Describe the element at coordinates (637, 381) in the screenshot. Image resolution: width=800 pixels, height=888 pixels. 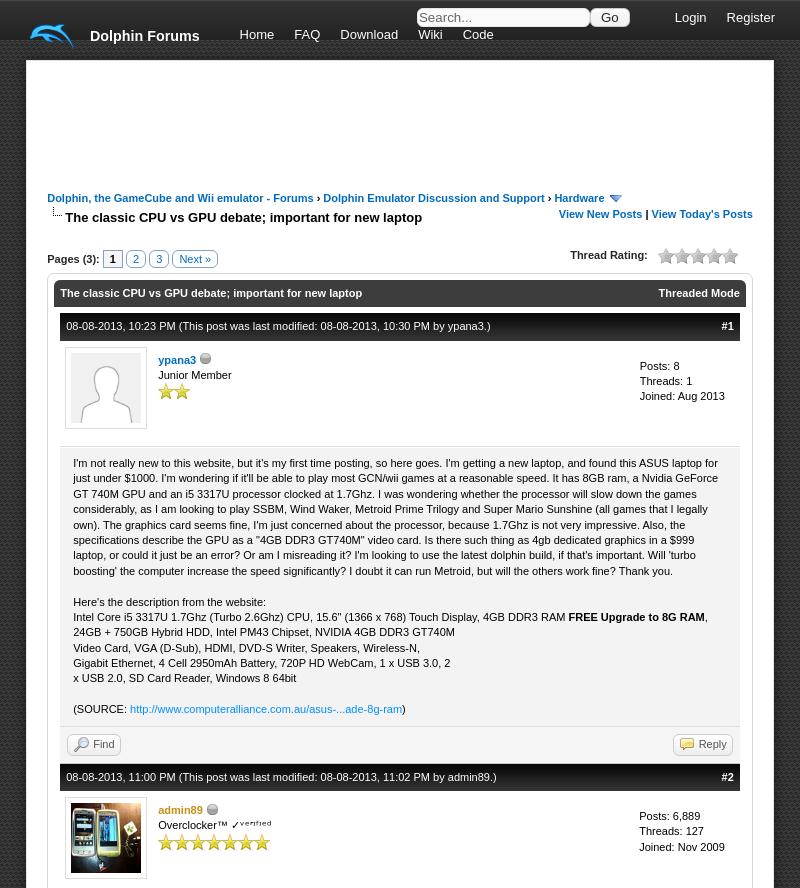
I see `'Threads: 1'` at that location.